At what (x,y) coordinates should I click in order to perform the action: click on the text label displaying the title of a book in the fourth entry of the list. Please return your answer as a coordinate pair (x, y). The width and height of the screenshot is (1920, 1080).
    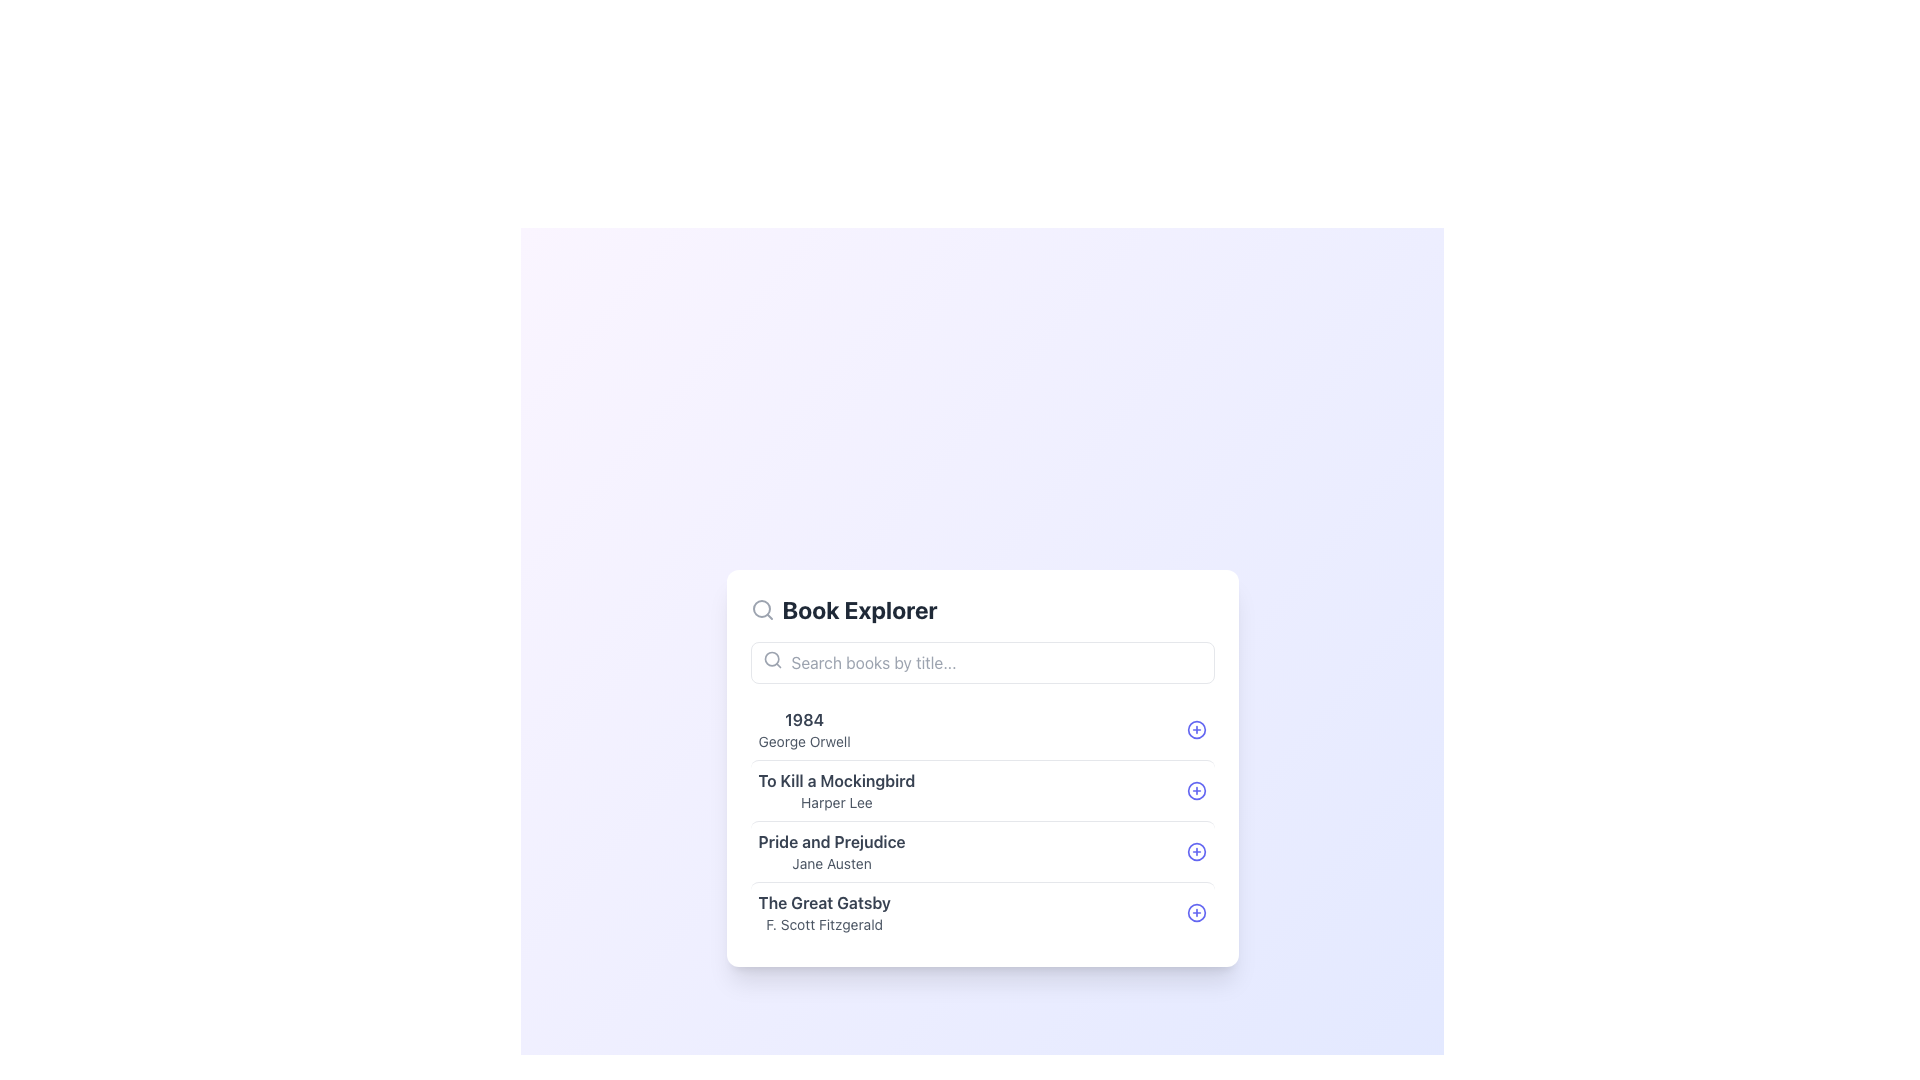
    Looking at the image, I should click on (824, 902).